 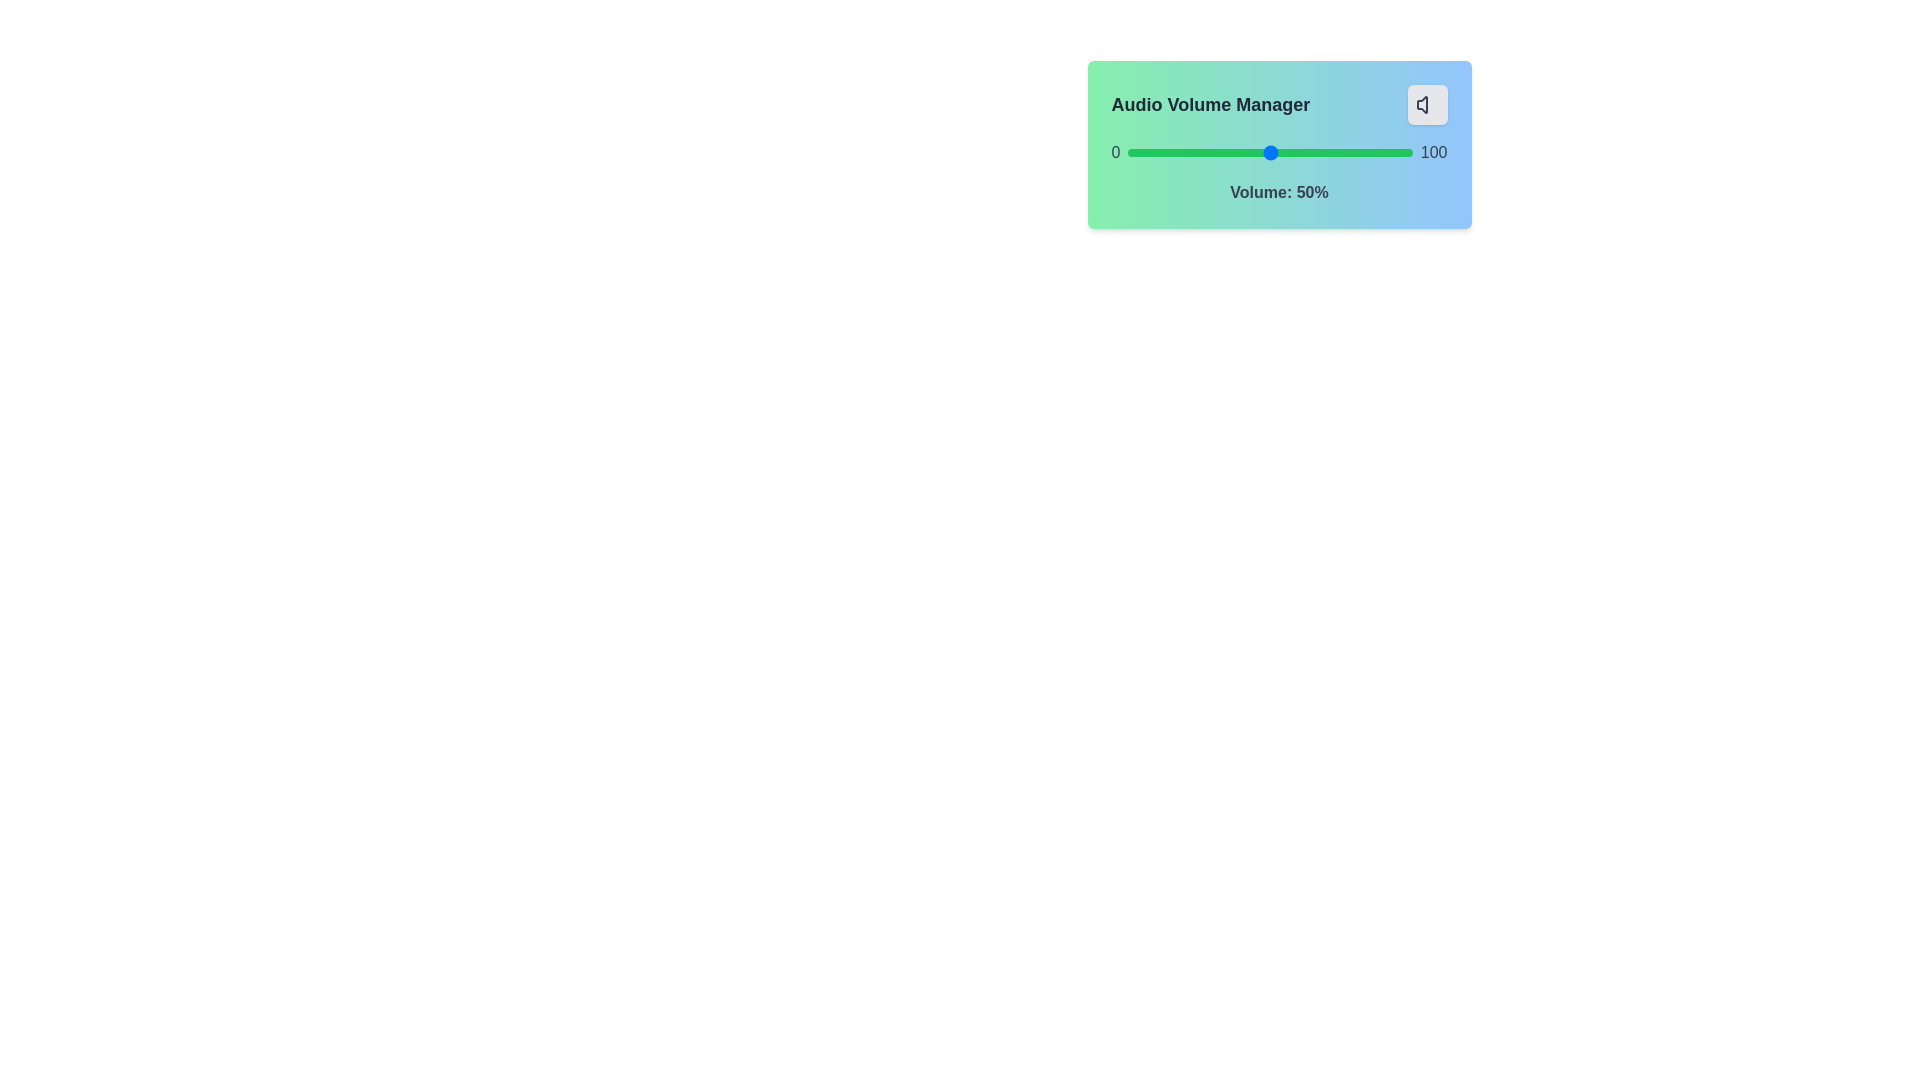 What do you see at coordinates (1269, 152) in the screenshot?
I see `the blue knob of the horizontal slider with a green background` at bounding box center [1269, 152].